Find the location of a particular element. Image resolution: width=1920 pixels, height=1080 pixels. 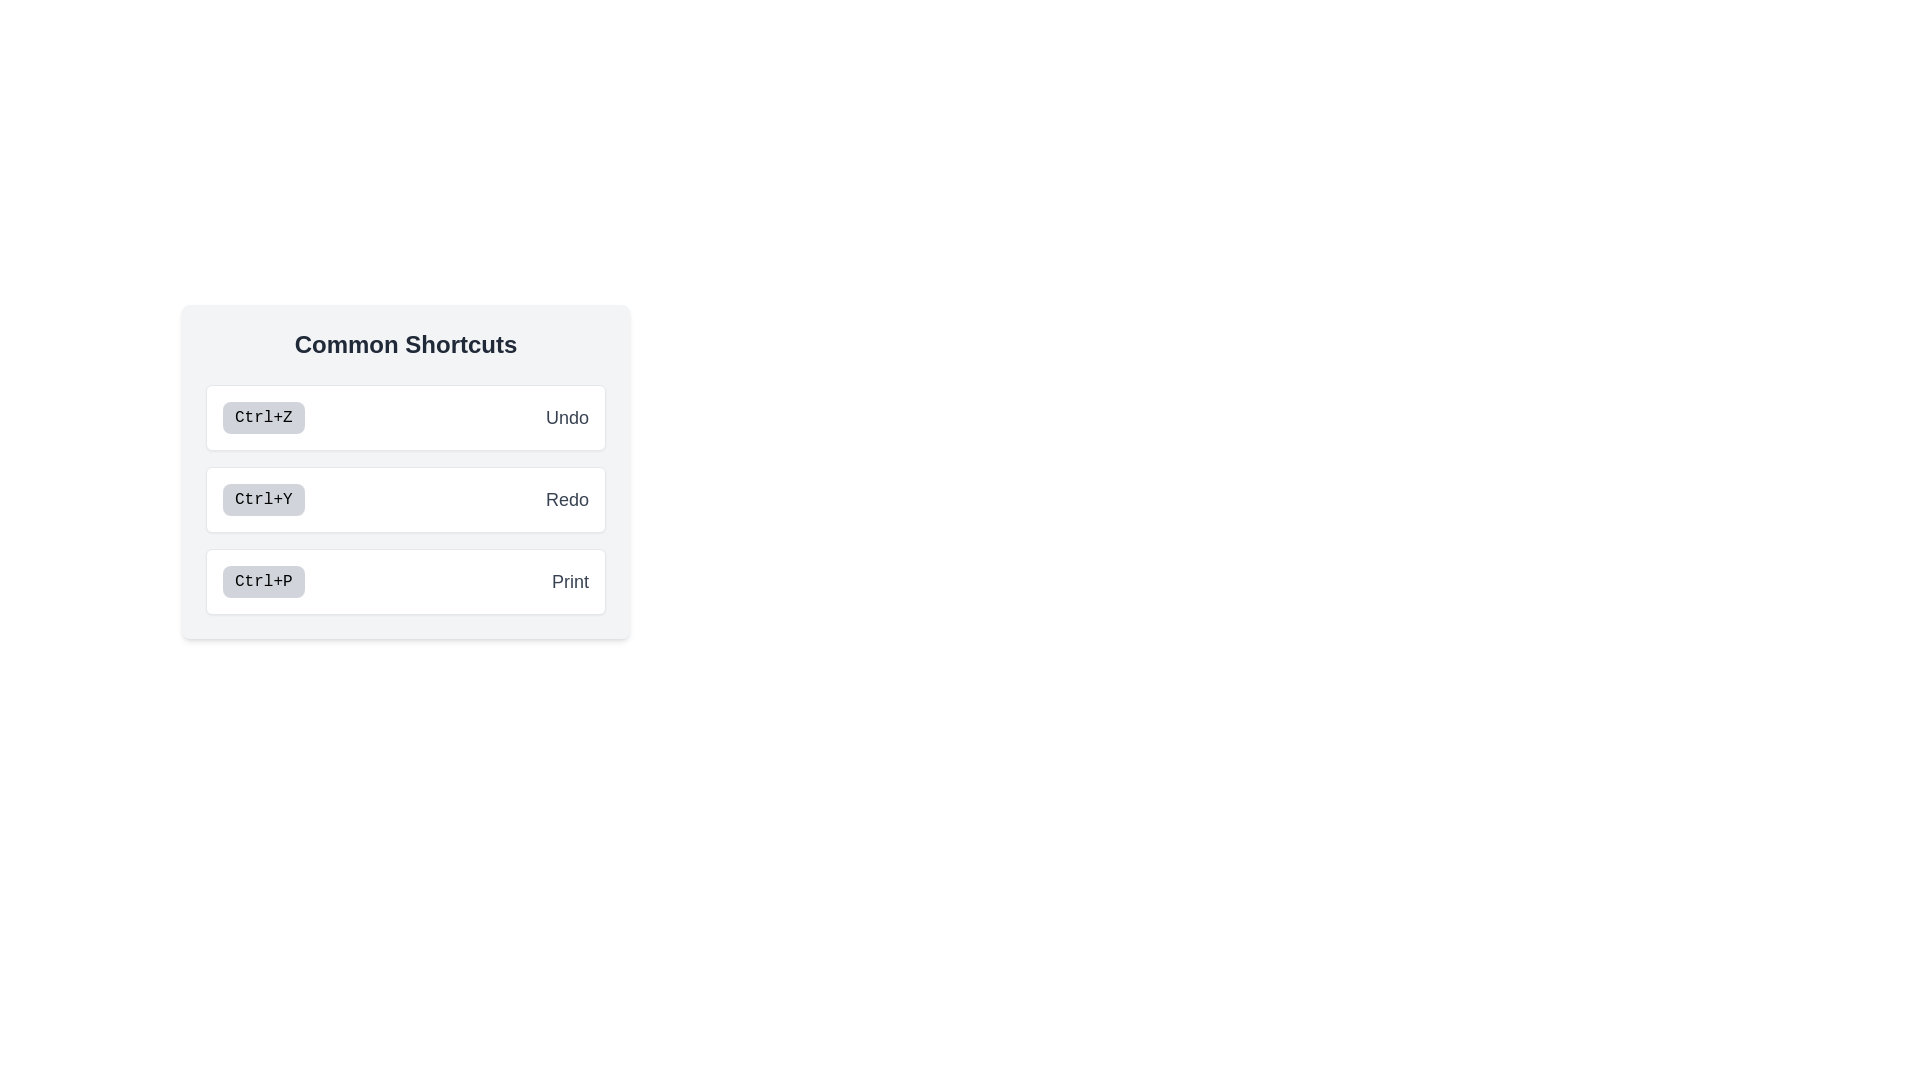

the keyboard shortcut label indicating 'Ctrl+Y', which is positioned in the second row of the vertical list and is associated with the 'Redo' action is located at coordinates (262, 499).